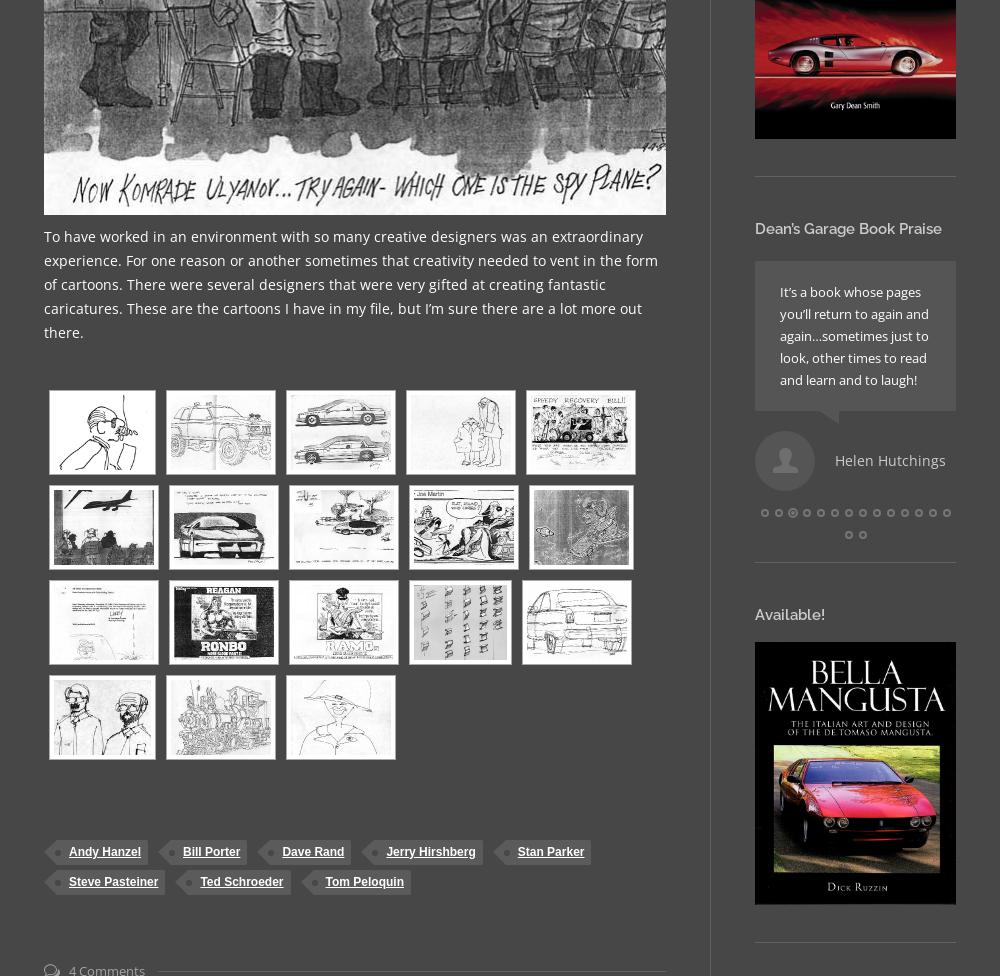 This screenshot has width=1000, height=976. Describe the element at coordinates (104, 852) in the screenshot. I see `'Andy Hanzel'` at that location.